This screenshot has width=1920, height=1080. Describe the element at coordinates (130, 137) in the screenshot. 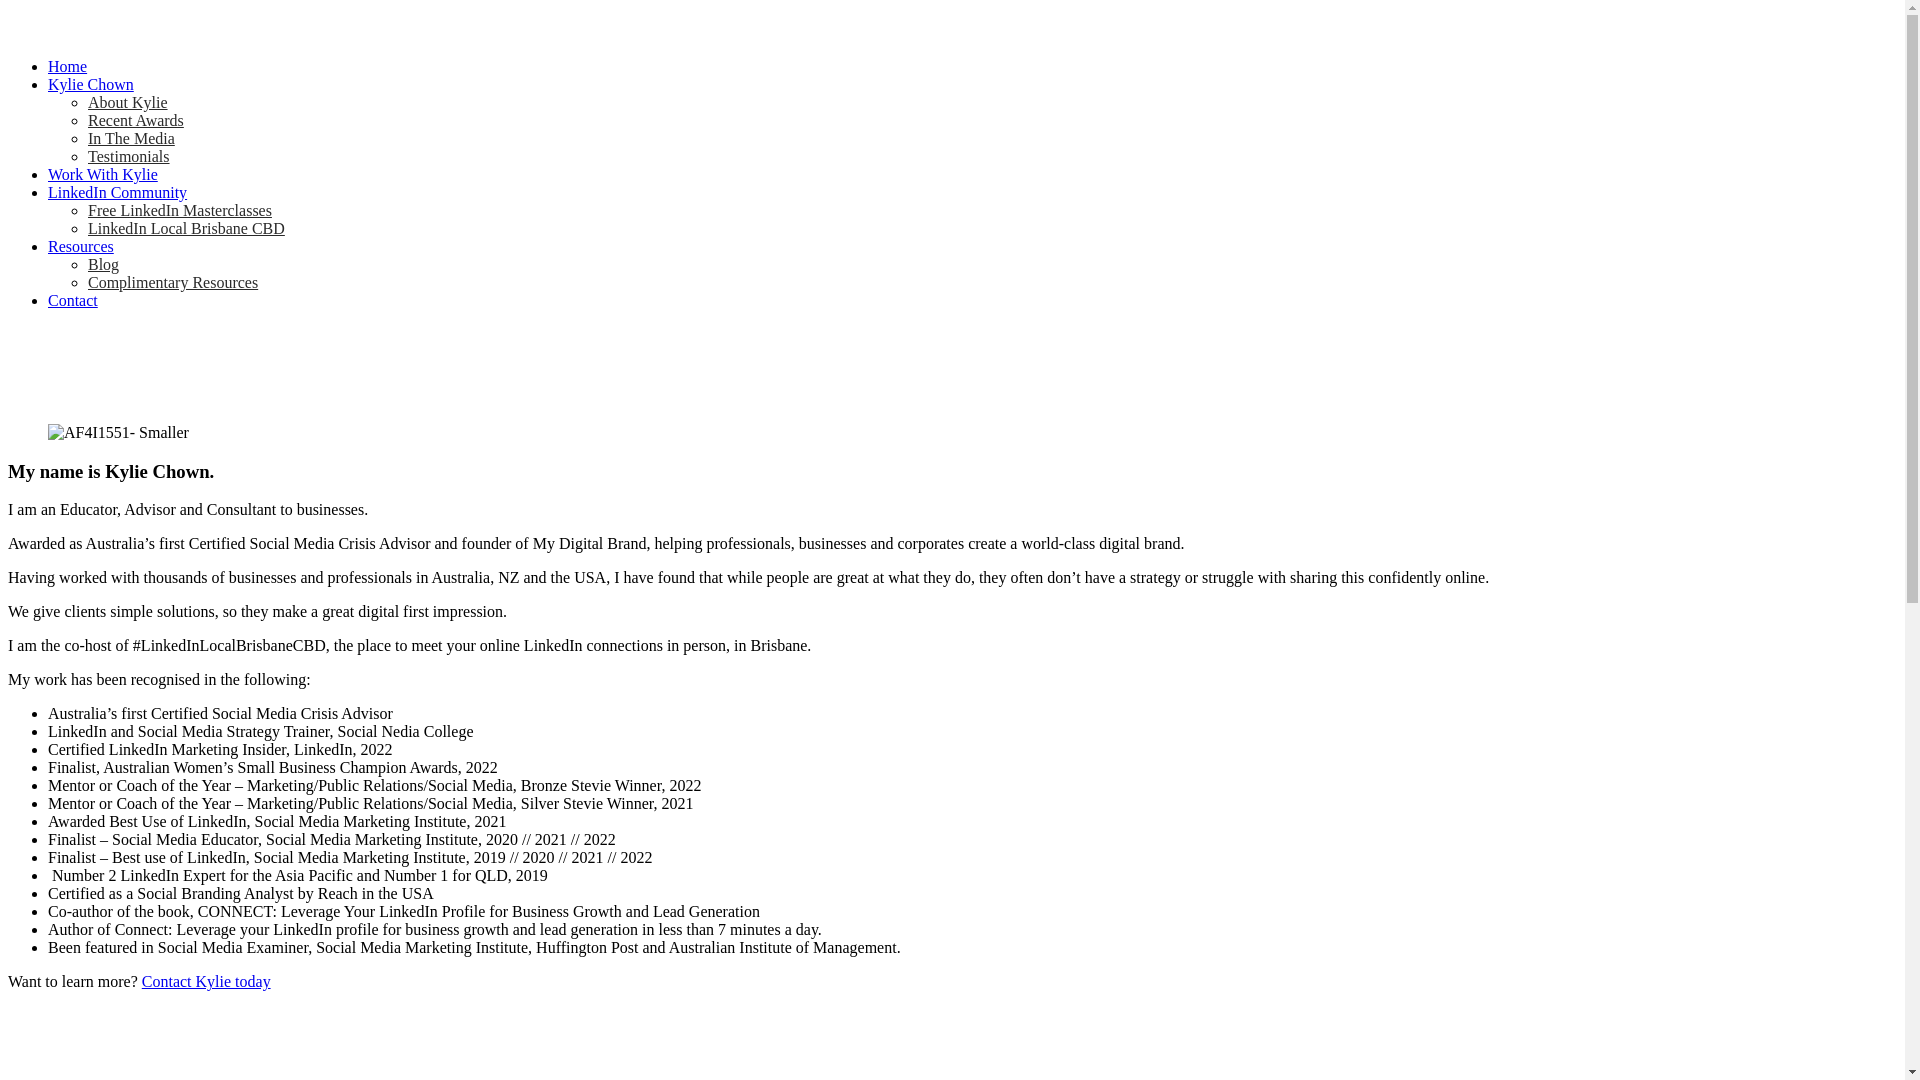

I see `'In The Media'` at that location.